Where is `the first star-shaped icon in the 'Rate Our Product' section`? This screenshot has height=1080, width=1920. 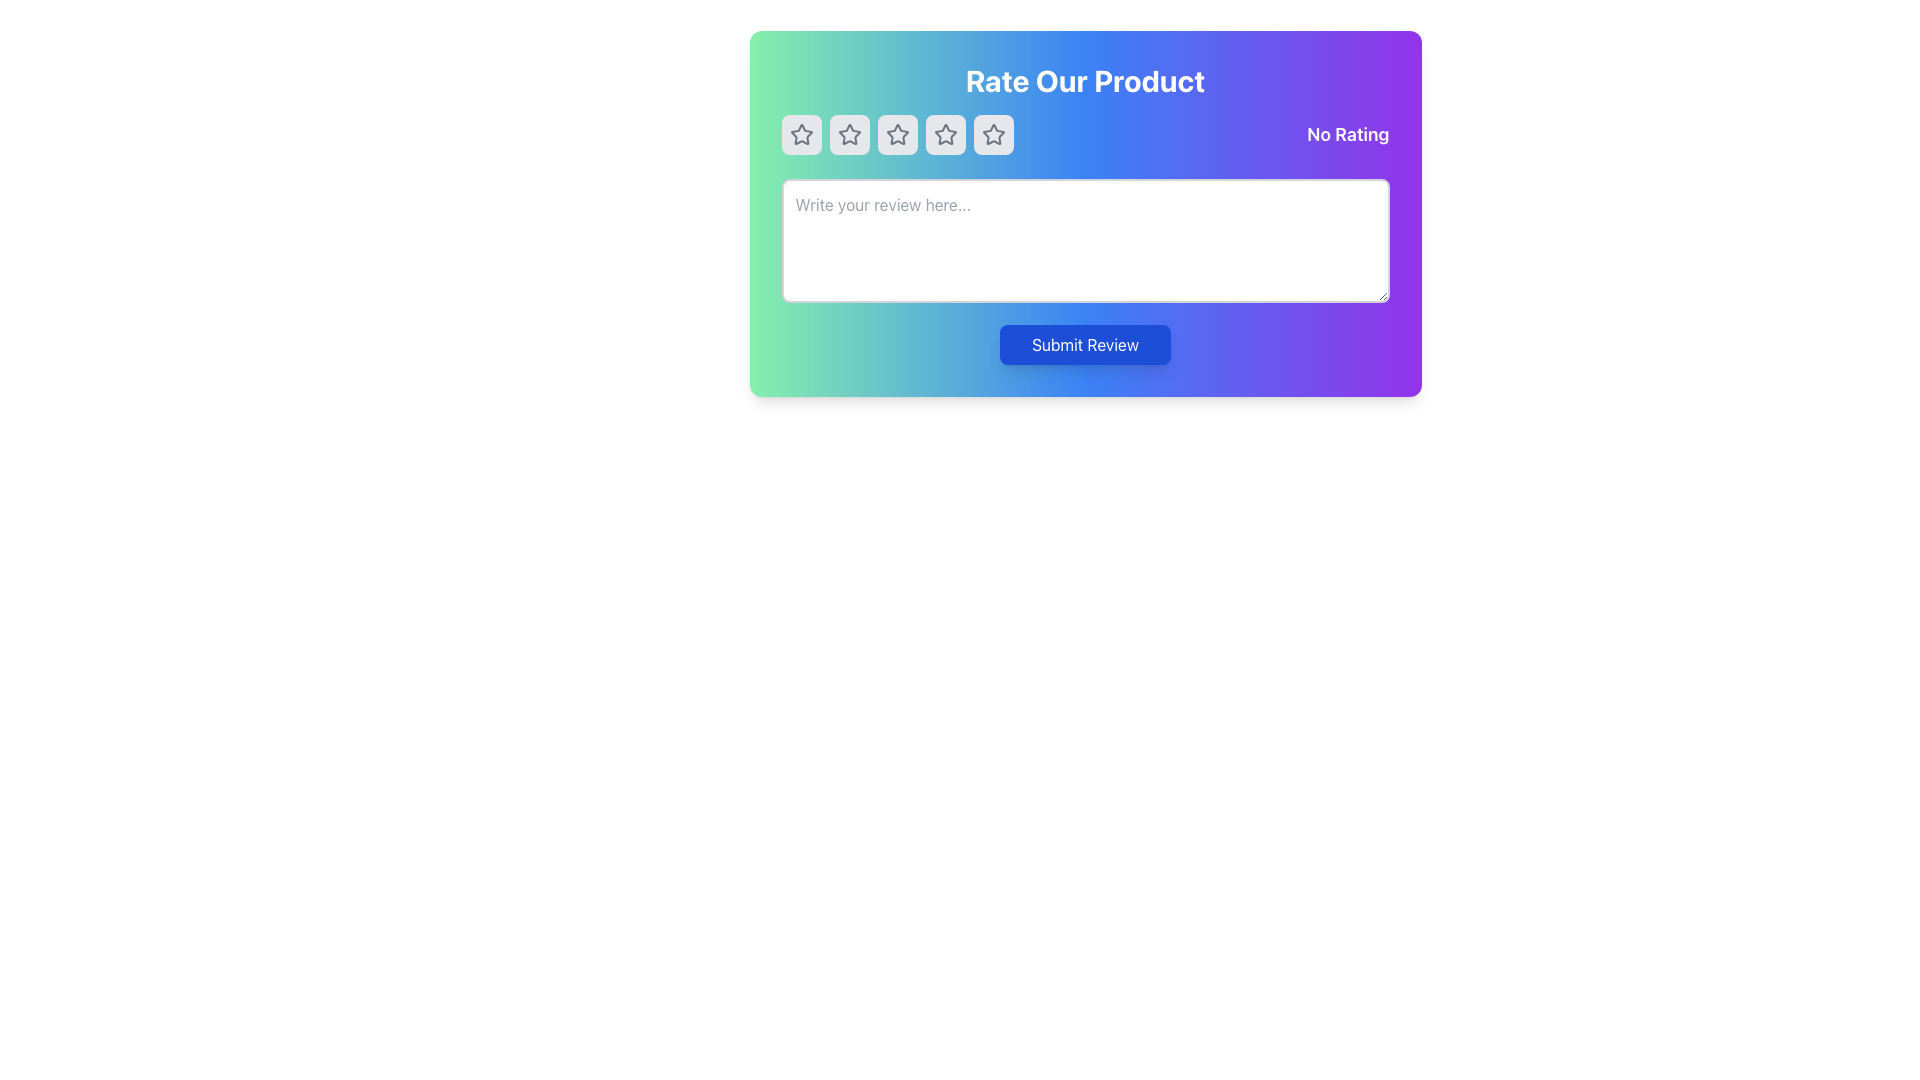 the first star-shaped icon in the 'Rate Our Product' section is located at coordinates (801, 135).